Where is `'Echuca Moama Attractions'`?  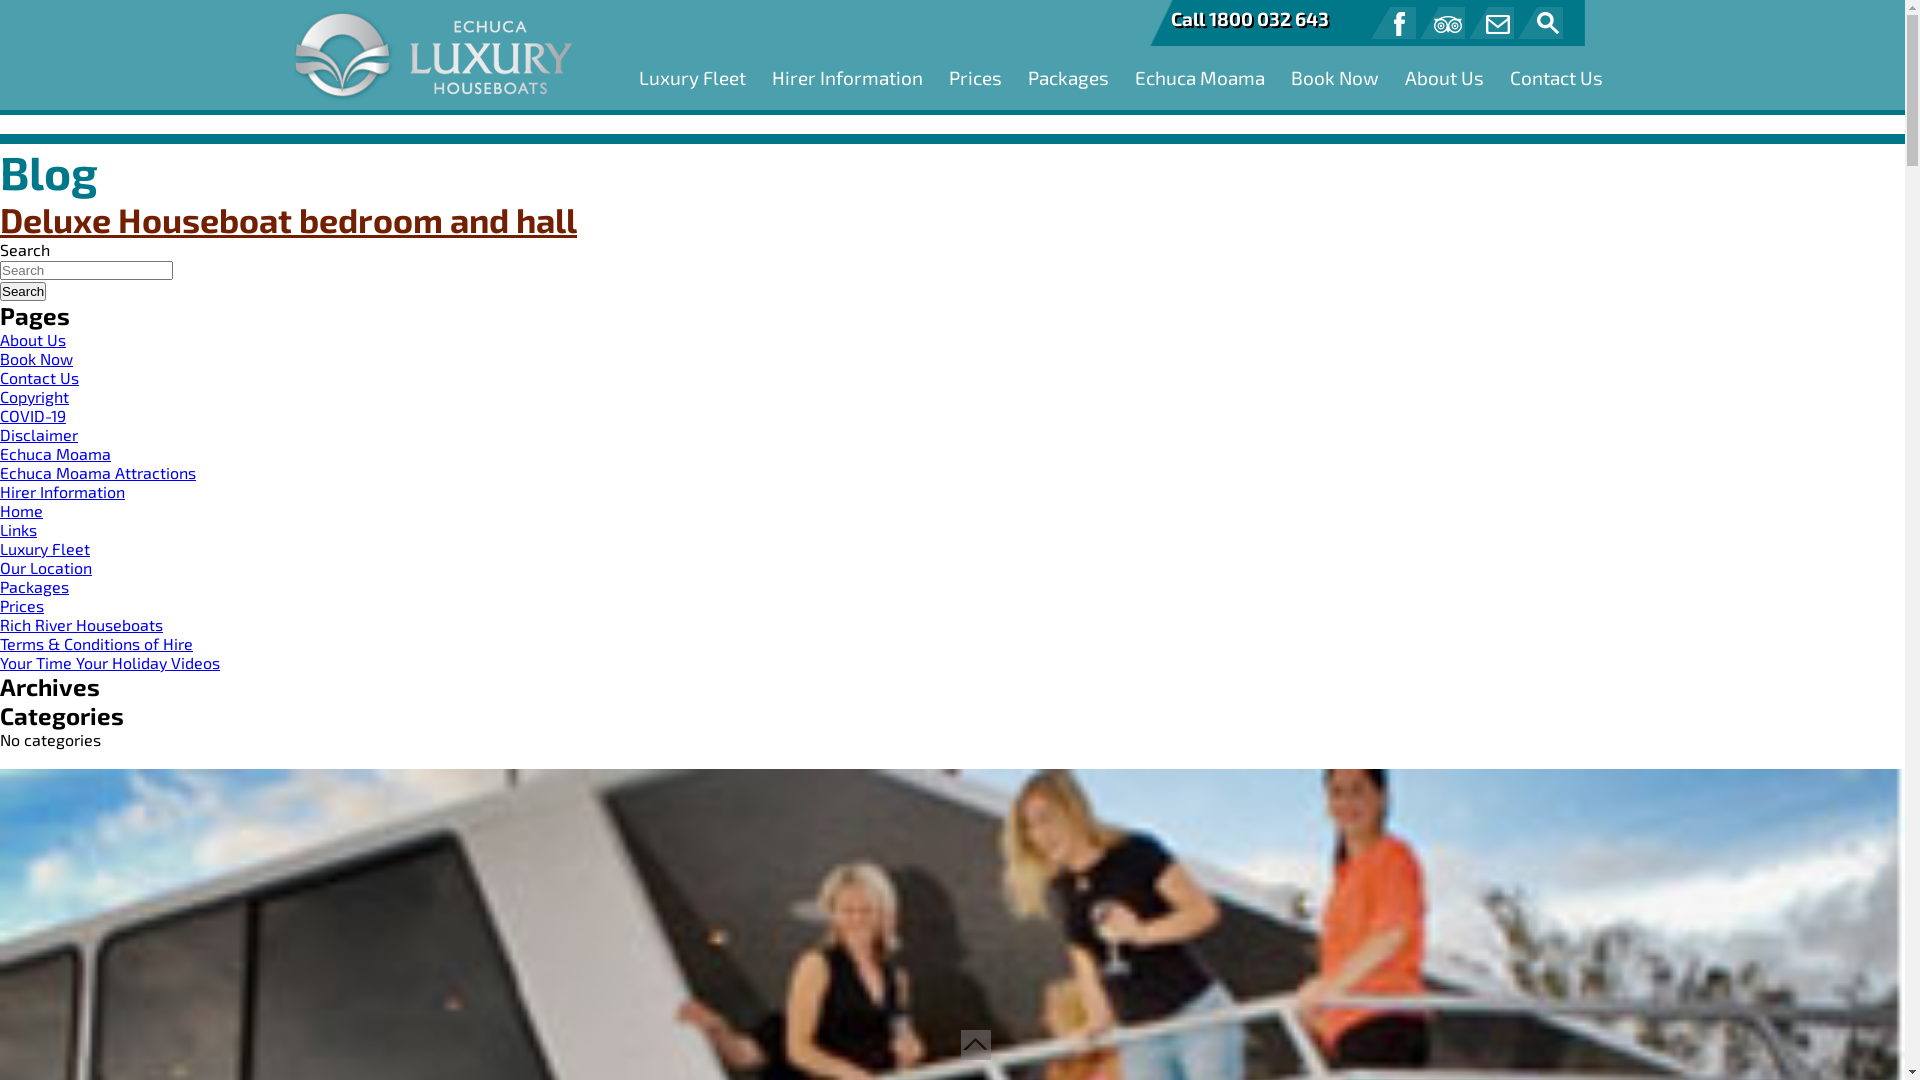
'Echuca Moama Attractions' is located at coordinates (96, 472).